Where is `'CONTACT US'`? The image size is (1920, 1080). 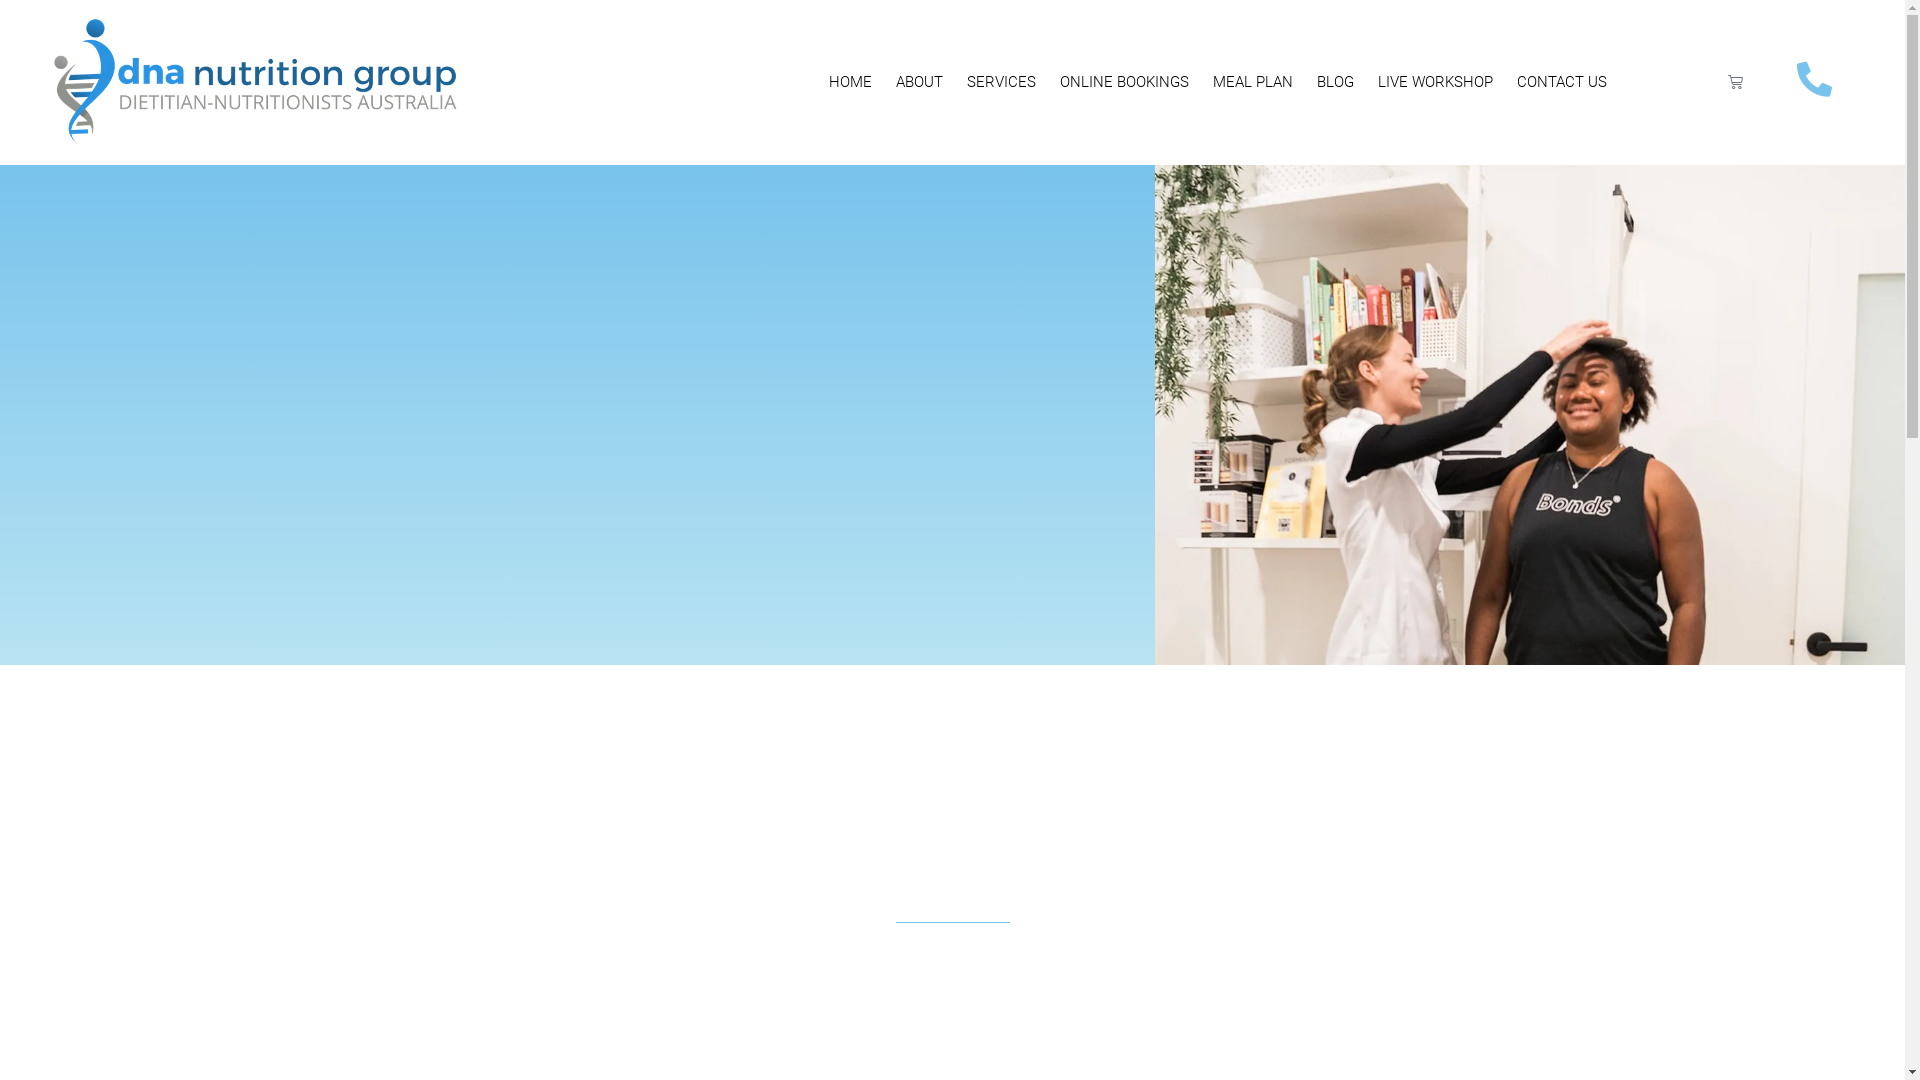
'CONTACT US' is located at coordinates (1560, 80).